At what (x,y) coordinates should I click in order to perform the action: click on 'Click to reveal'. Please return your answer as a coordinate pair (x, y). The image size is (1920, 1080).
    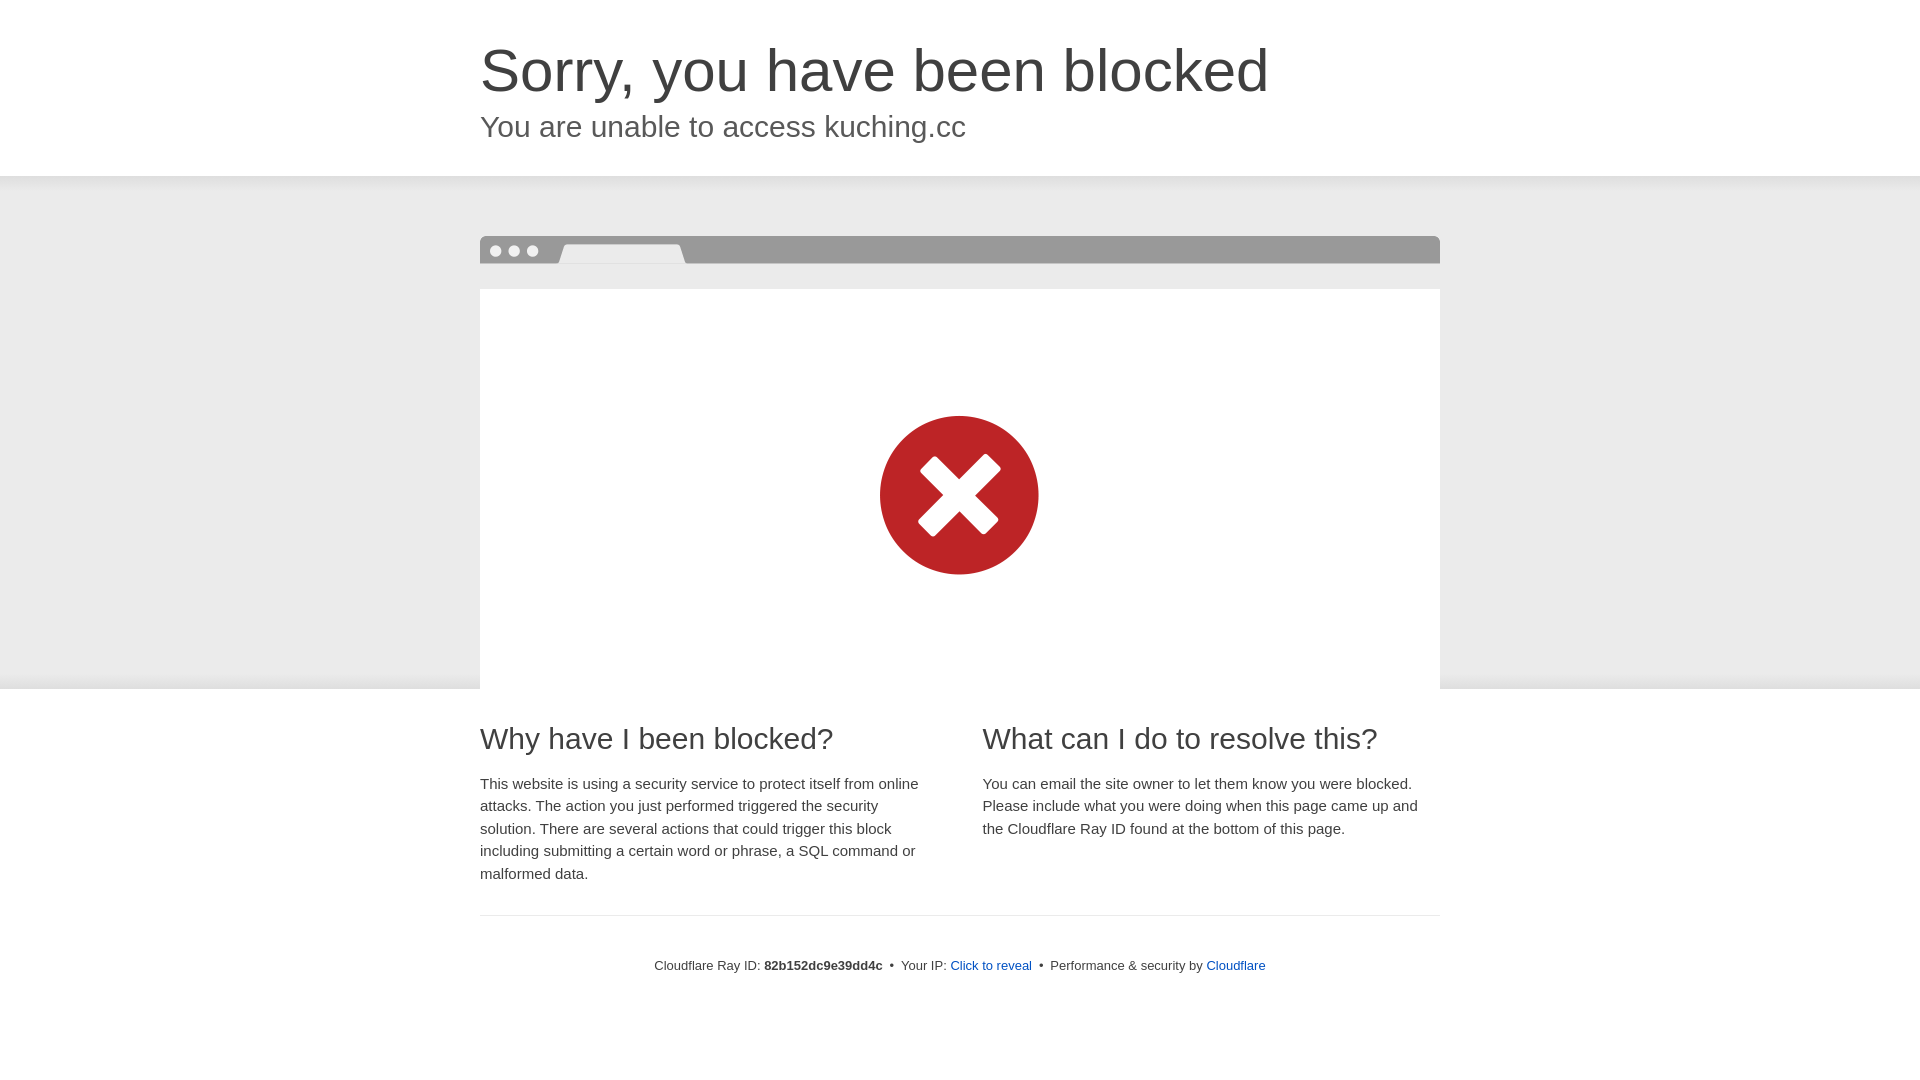
    Looking at the image, I should click on (990, 964).